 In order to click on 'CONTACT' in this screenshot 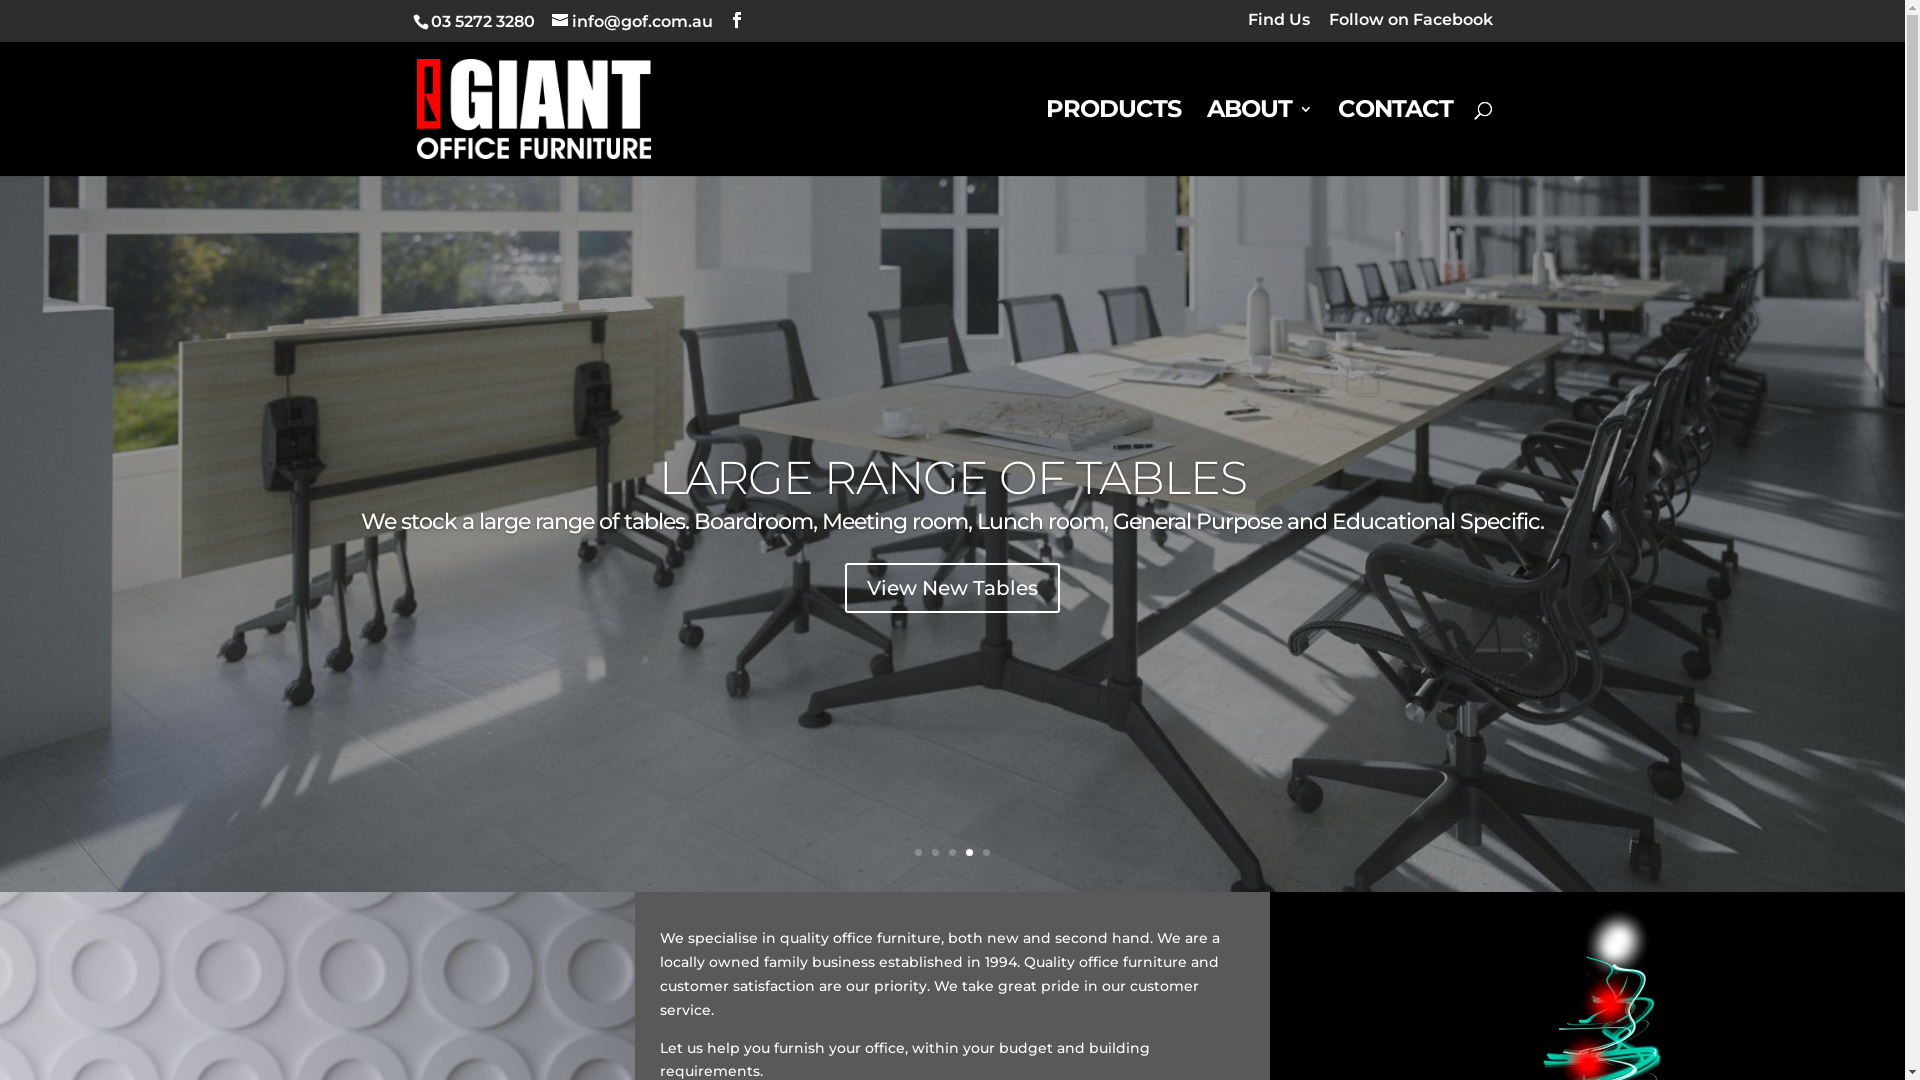, I will do `click(1394, 137)`.